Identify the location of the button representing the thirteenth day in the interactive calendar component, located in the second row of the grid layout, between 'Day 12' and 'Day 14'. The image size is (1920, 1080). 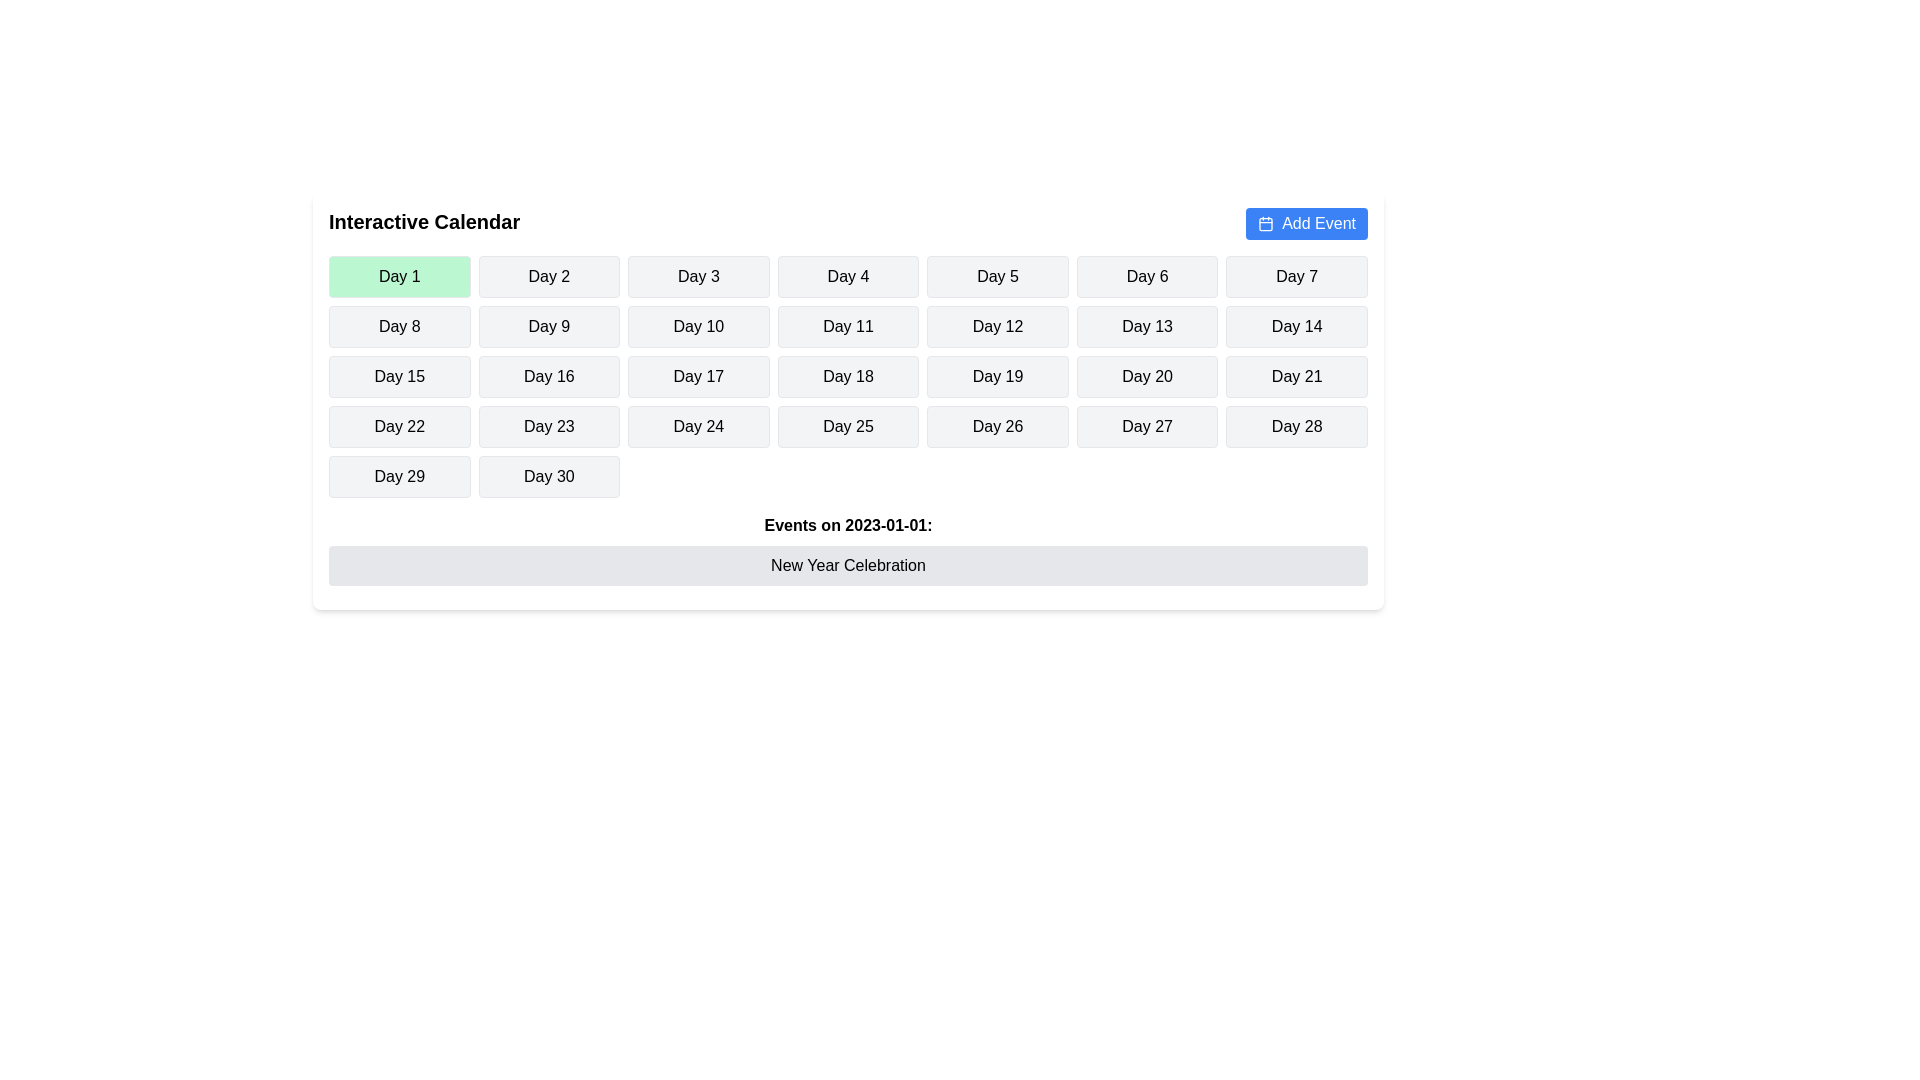
(1147, 326).